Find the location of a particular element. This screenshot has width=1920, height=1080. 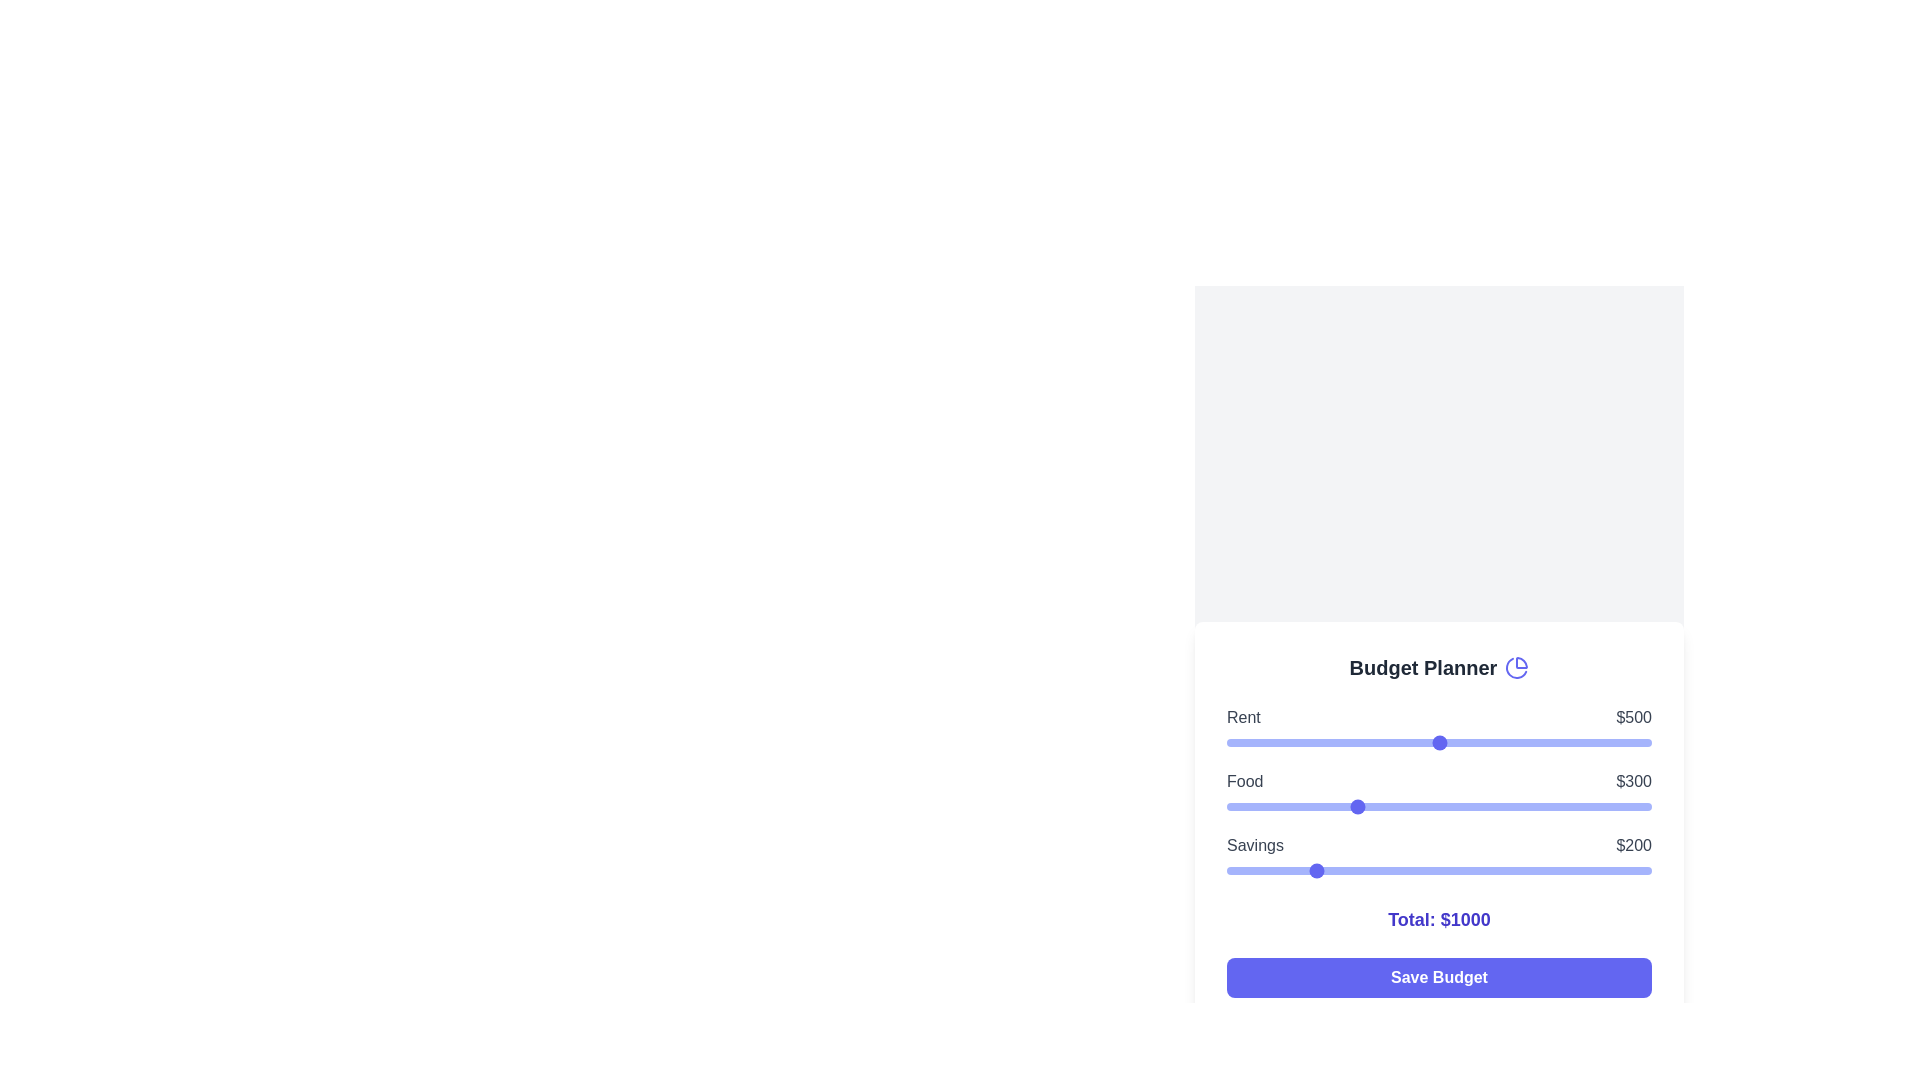

the savings slider to 290 is located at coordinates (1350, 870).